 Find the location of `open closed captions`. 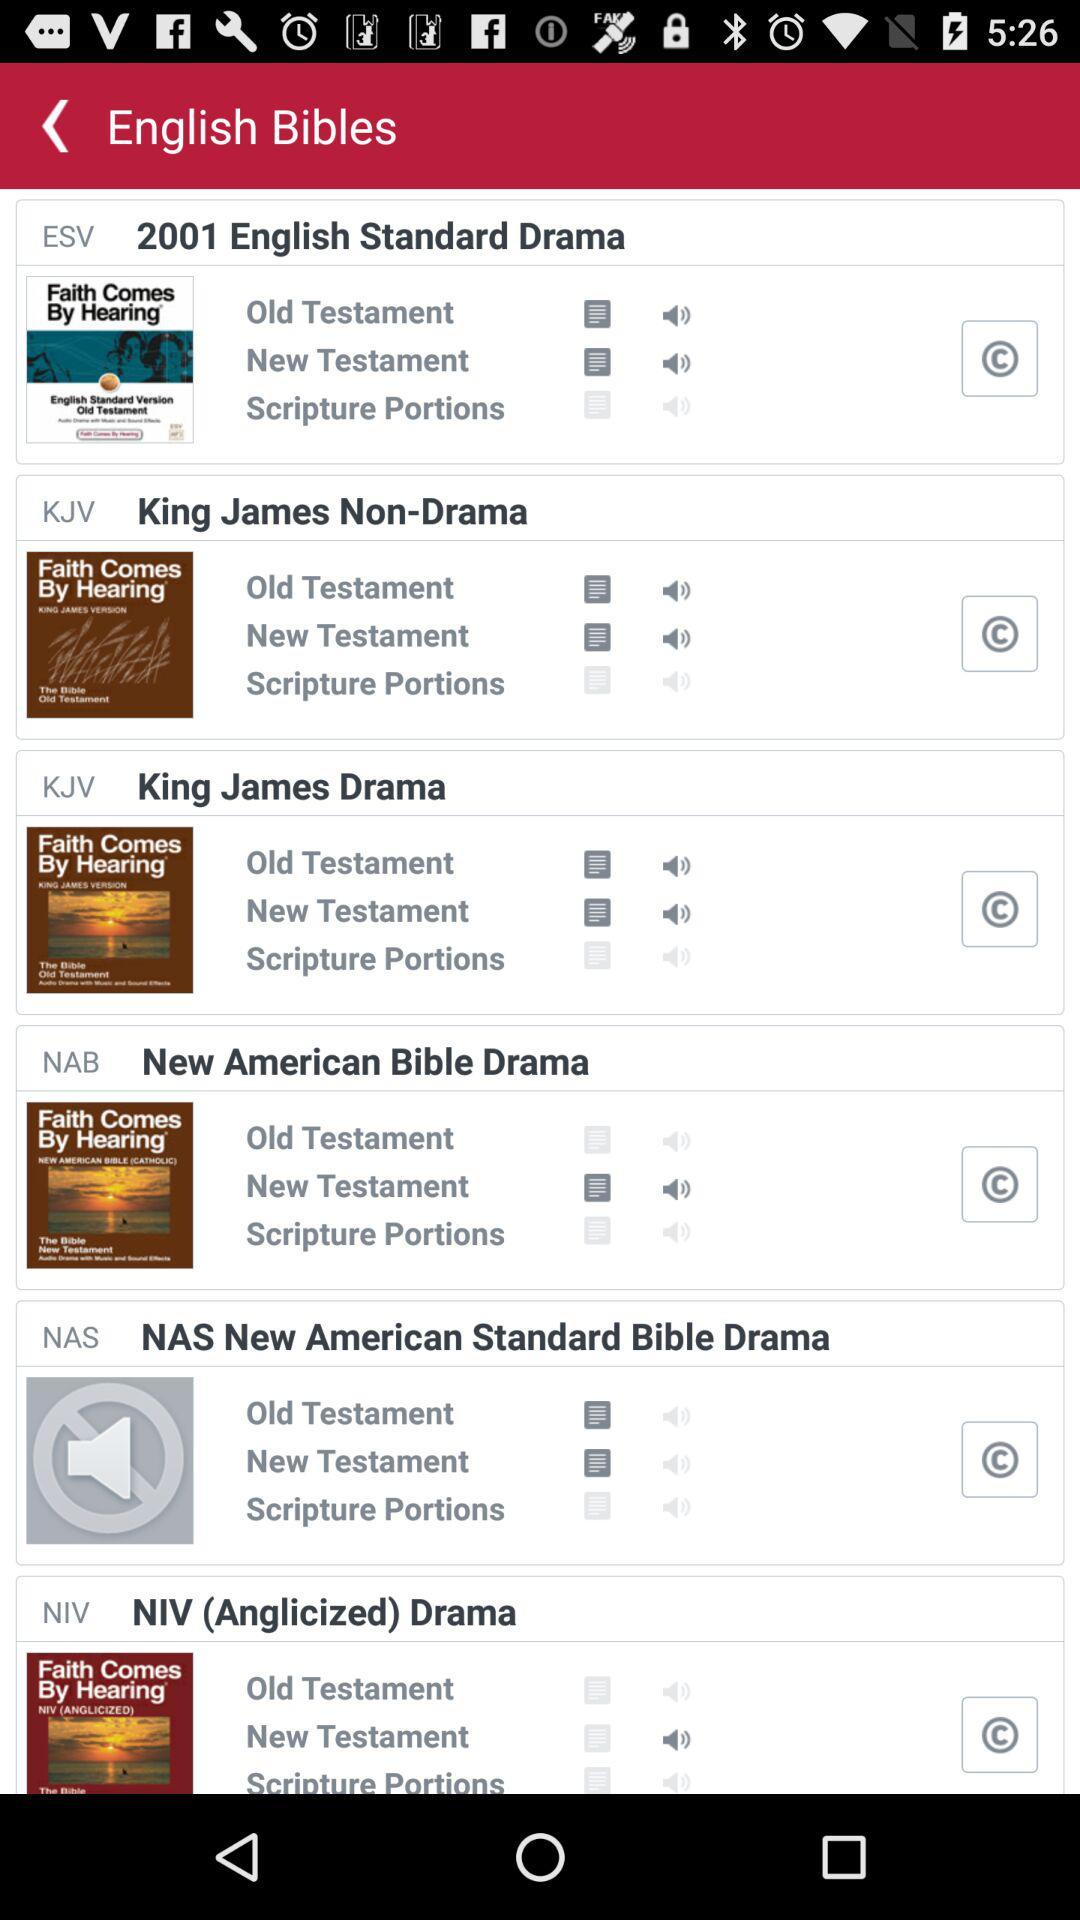

open closed captions is located at coordinates (999, 907).